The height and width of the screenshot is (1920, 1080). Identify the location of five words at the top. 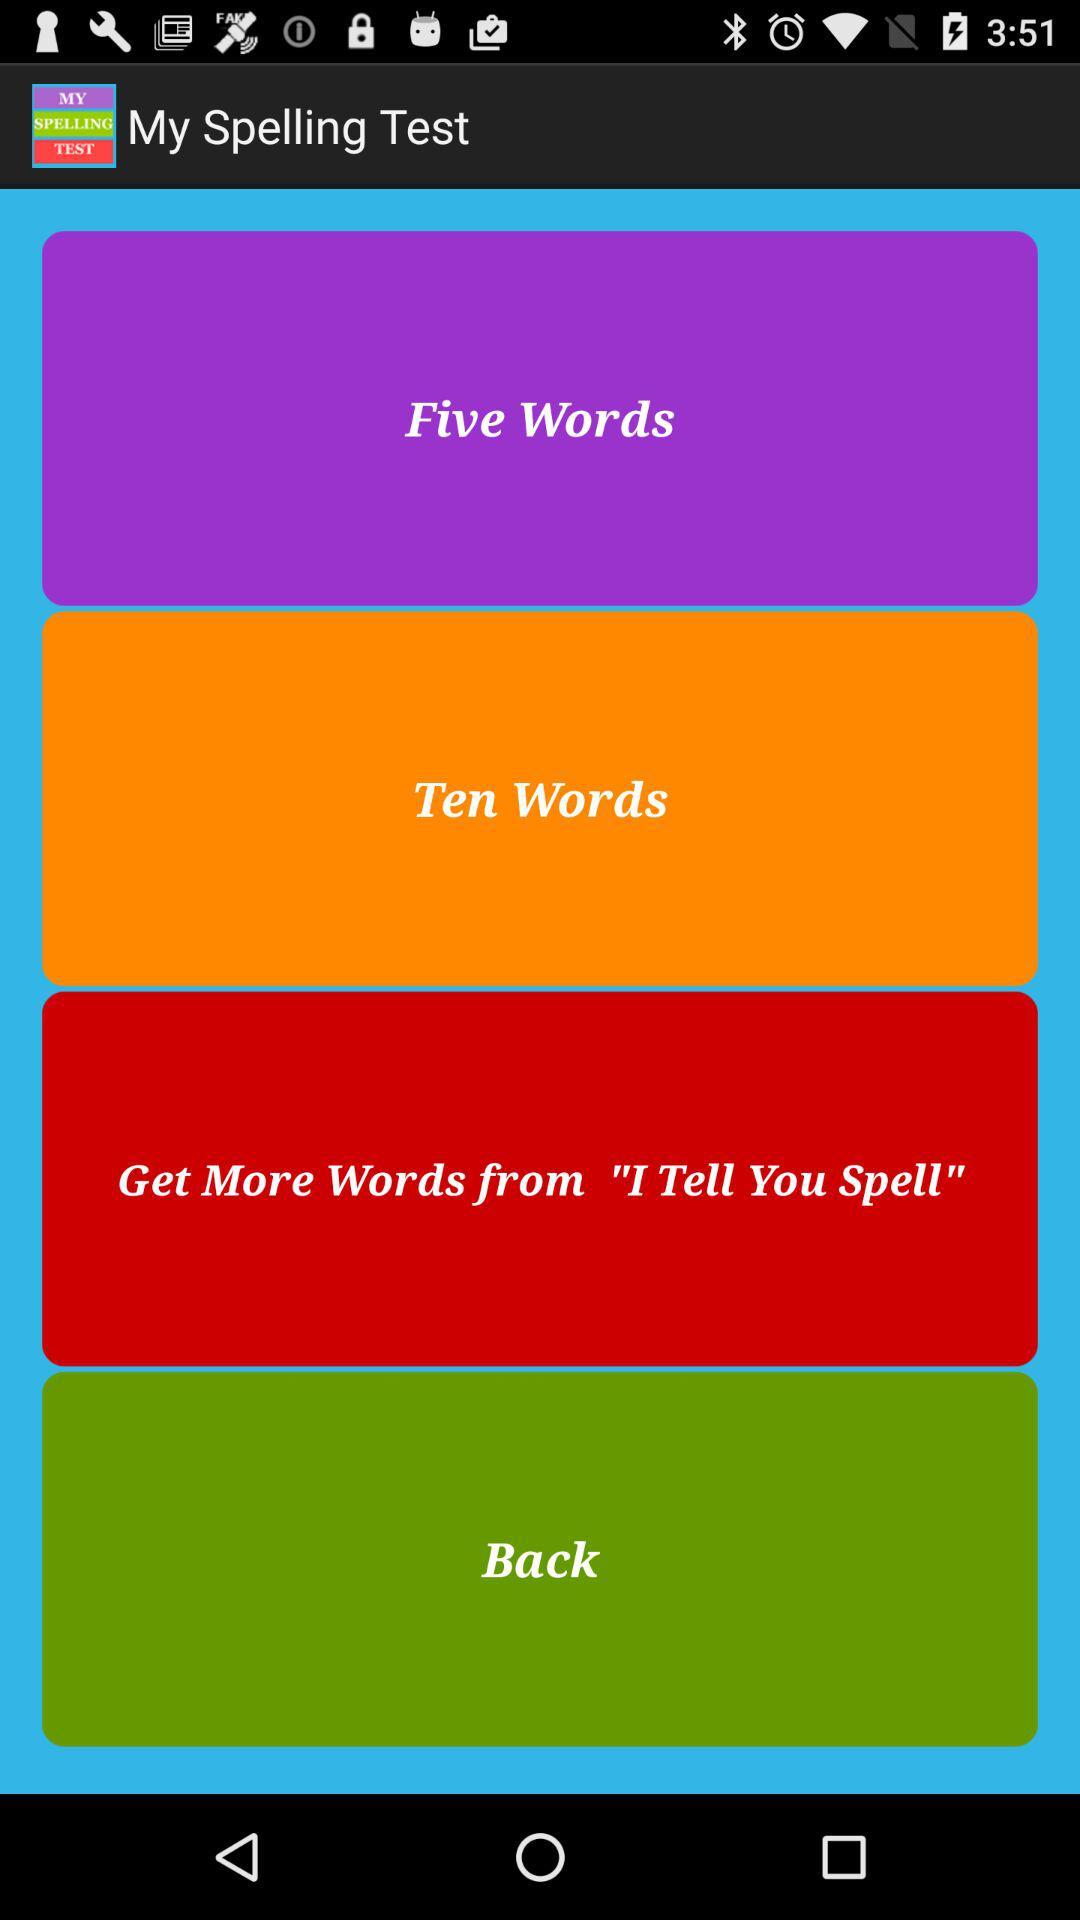
(540, 417).